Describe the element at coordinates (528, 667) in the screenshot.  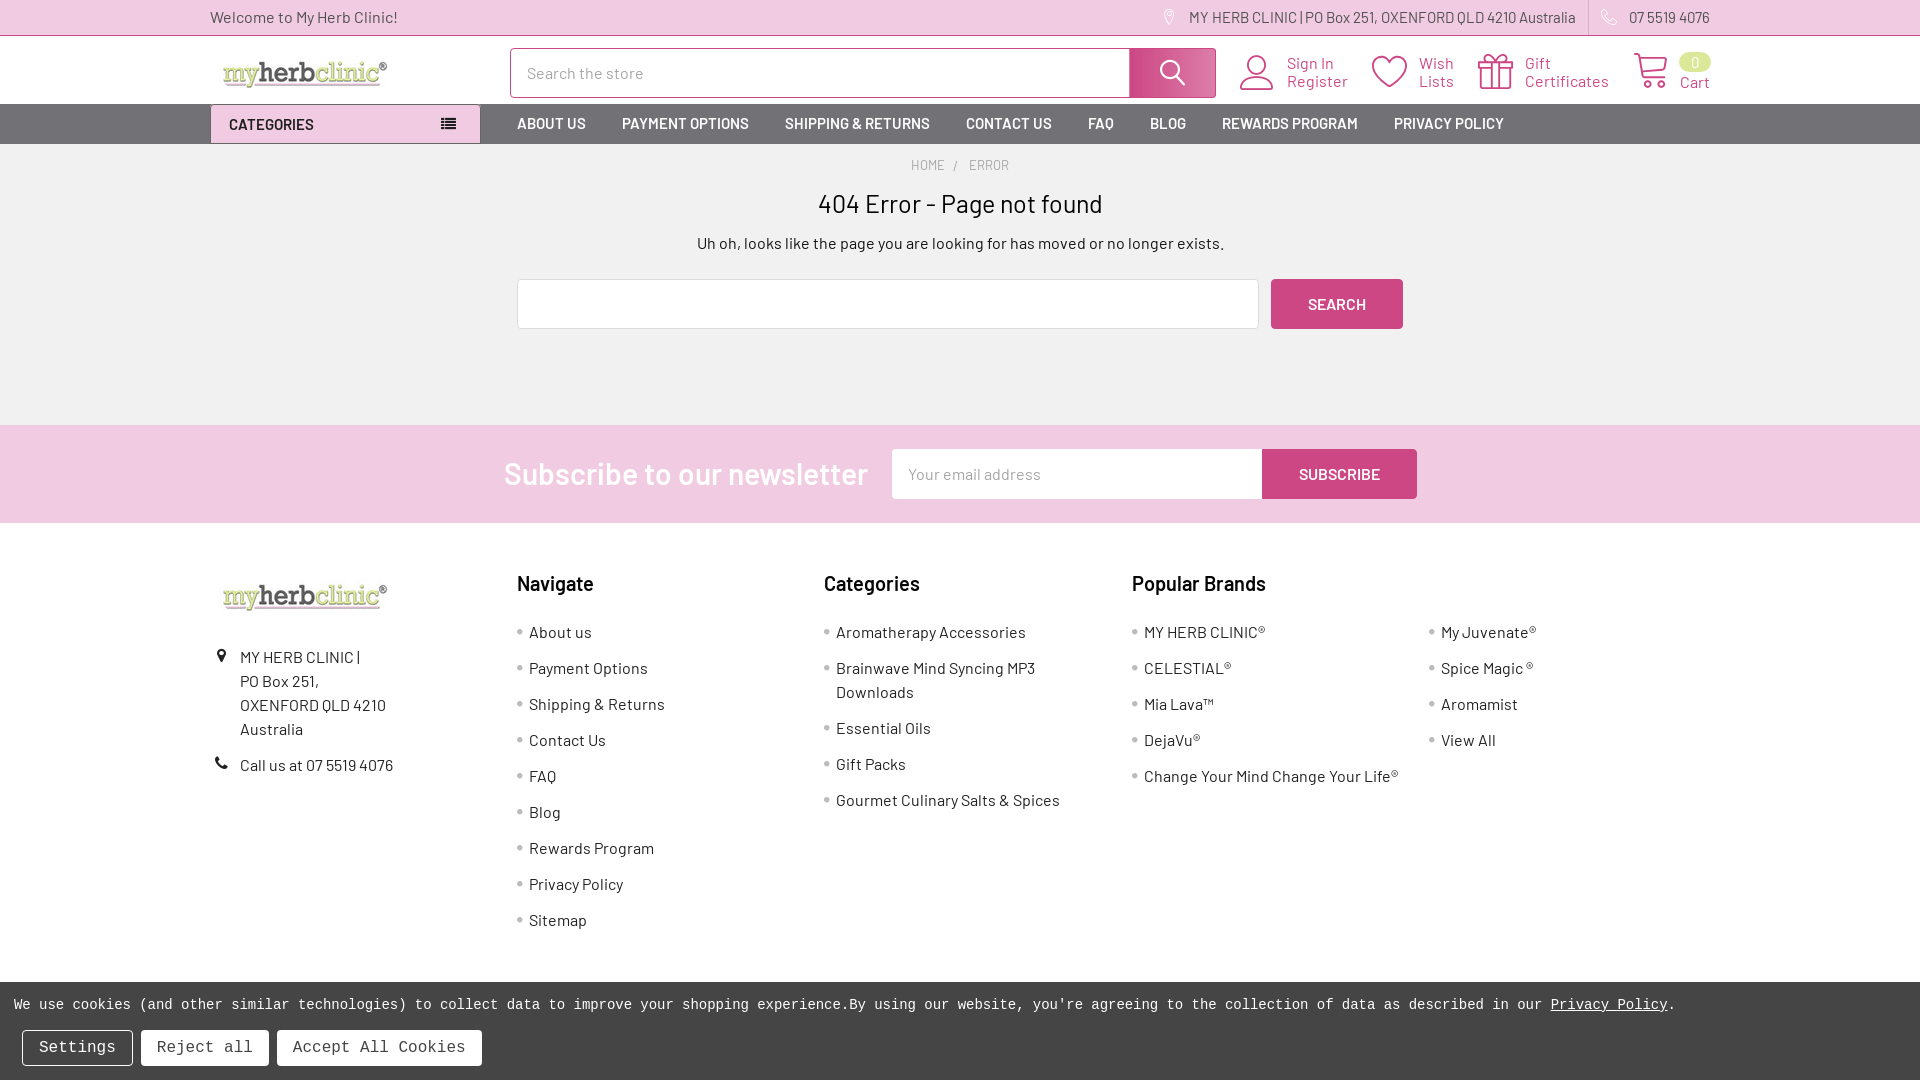
I see `'Payment Options'` at that location.